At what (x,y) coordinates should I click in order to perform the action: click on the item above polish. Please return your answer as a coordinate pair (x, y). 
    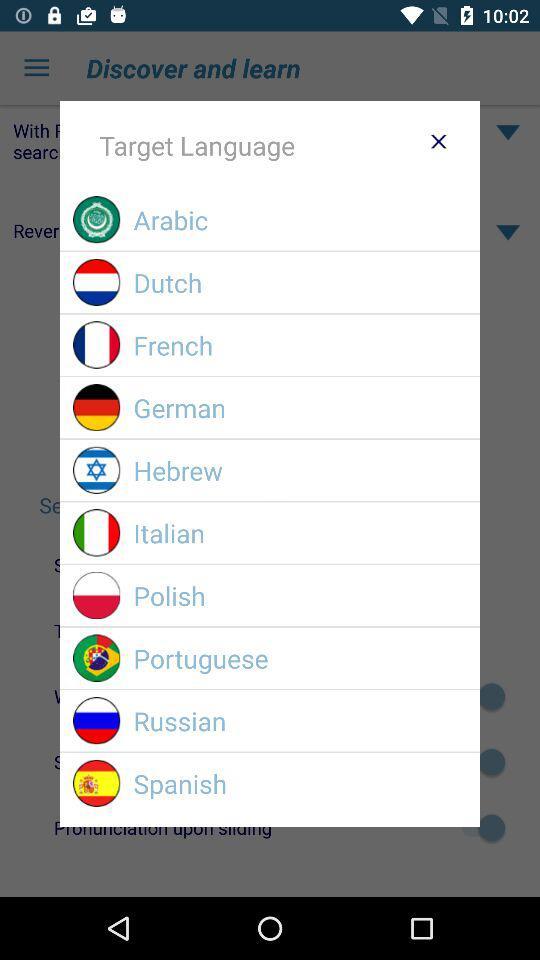
    Looking at the image, I should click on (299, 532).